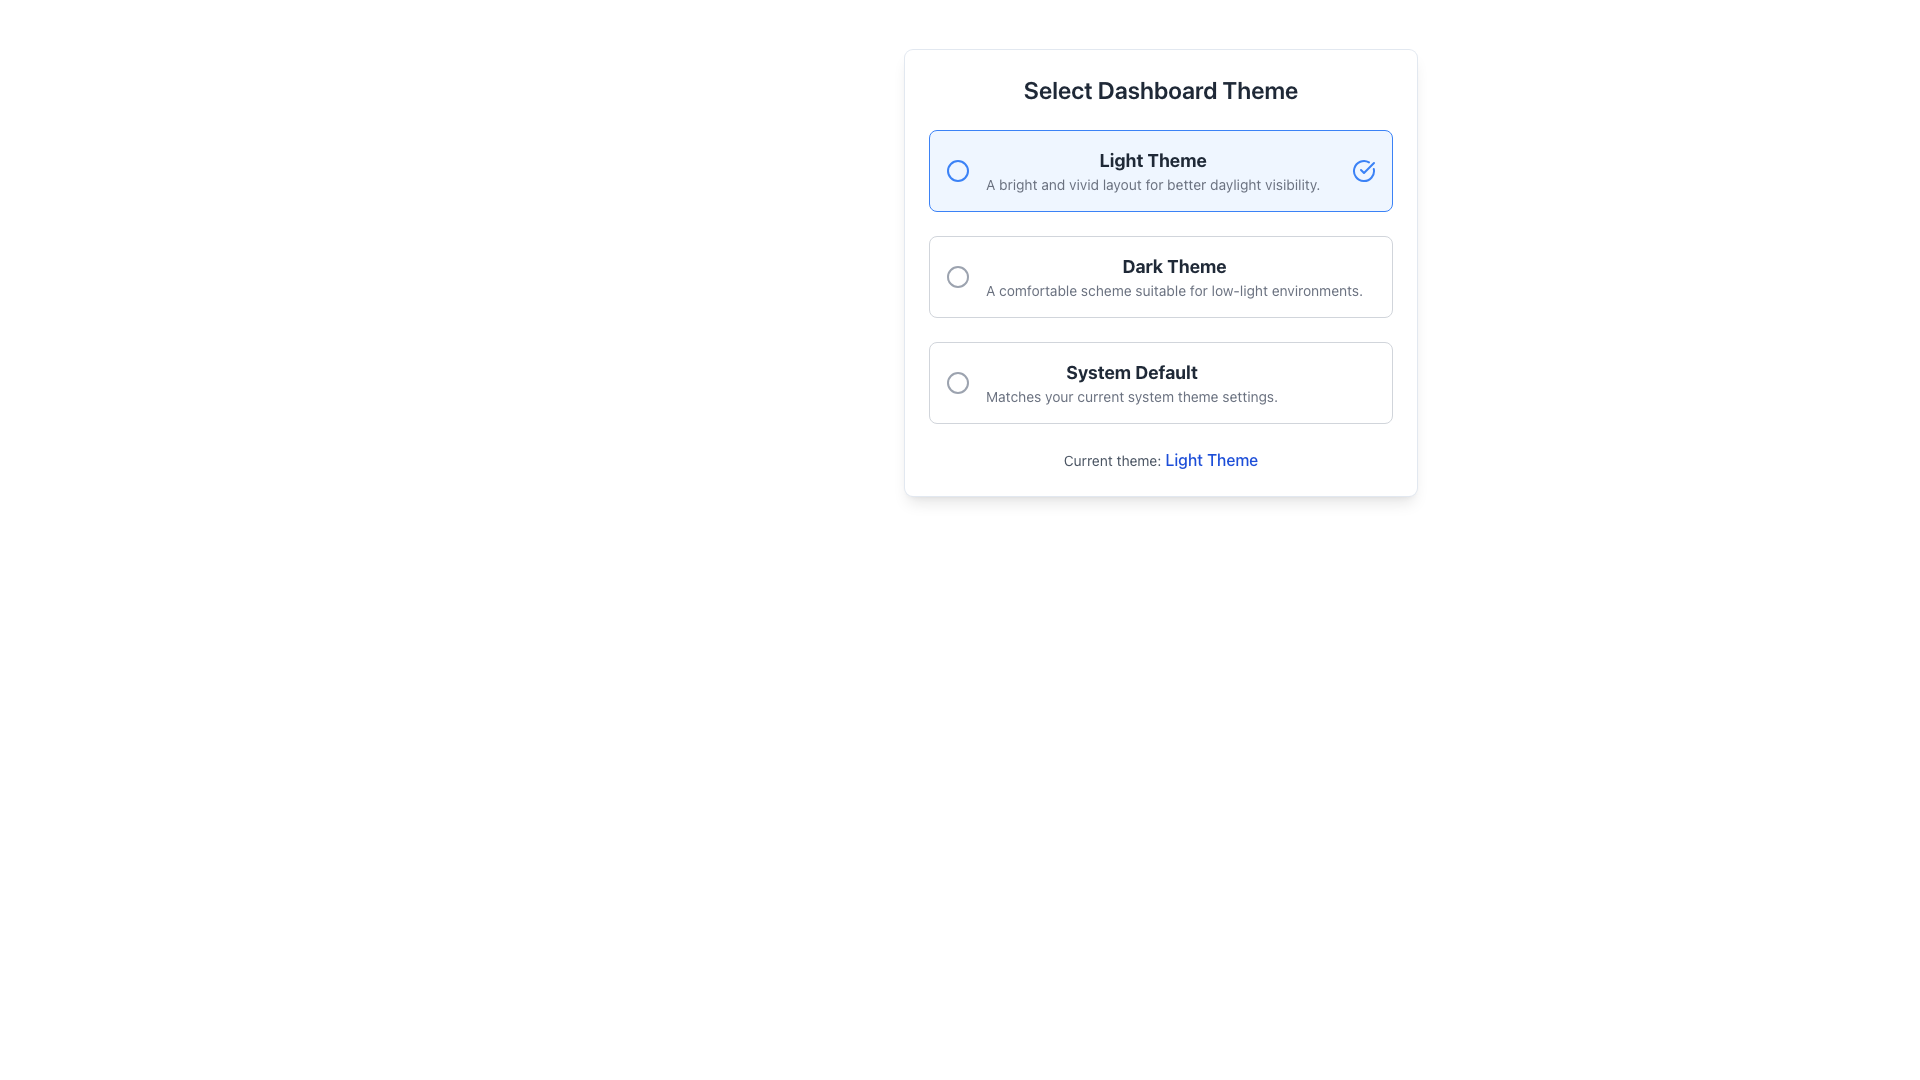 The width and height of the screenshot is (1920, 1080). I want to click on the text label reading 'Dark Theme', which is styled with bold, large, dark gray font, located above a descriptive text within the middle selectable option of the dashboard theme settings, so click(1174, 265).